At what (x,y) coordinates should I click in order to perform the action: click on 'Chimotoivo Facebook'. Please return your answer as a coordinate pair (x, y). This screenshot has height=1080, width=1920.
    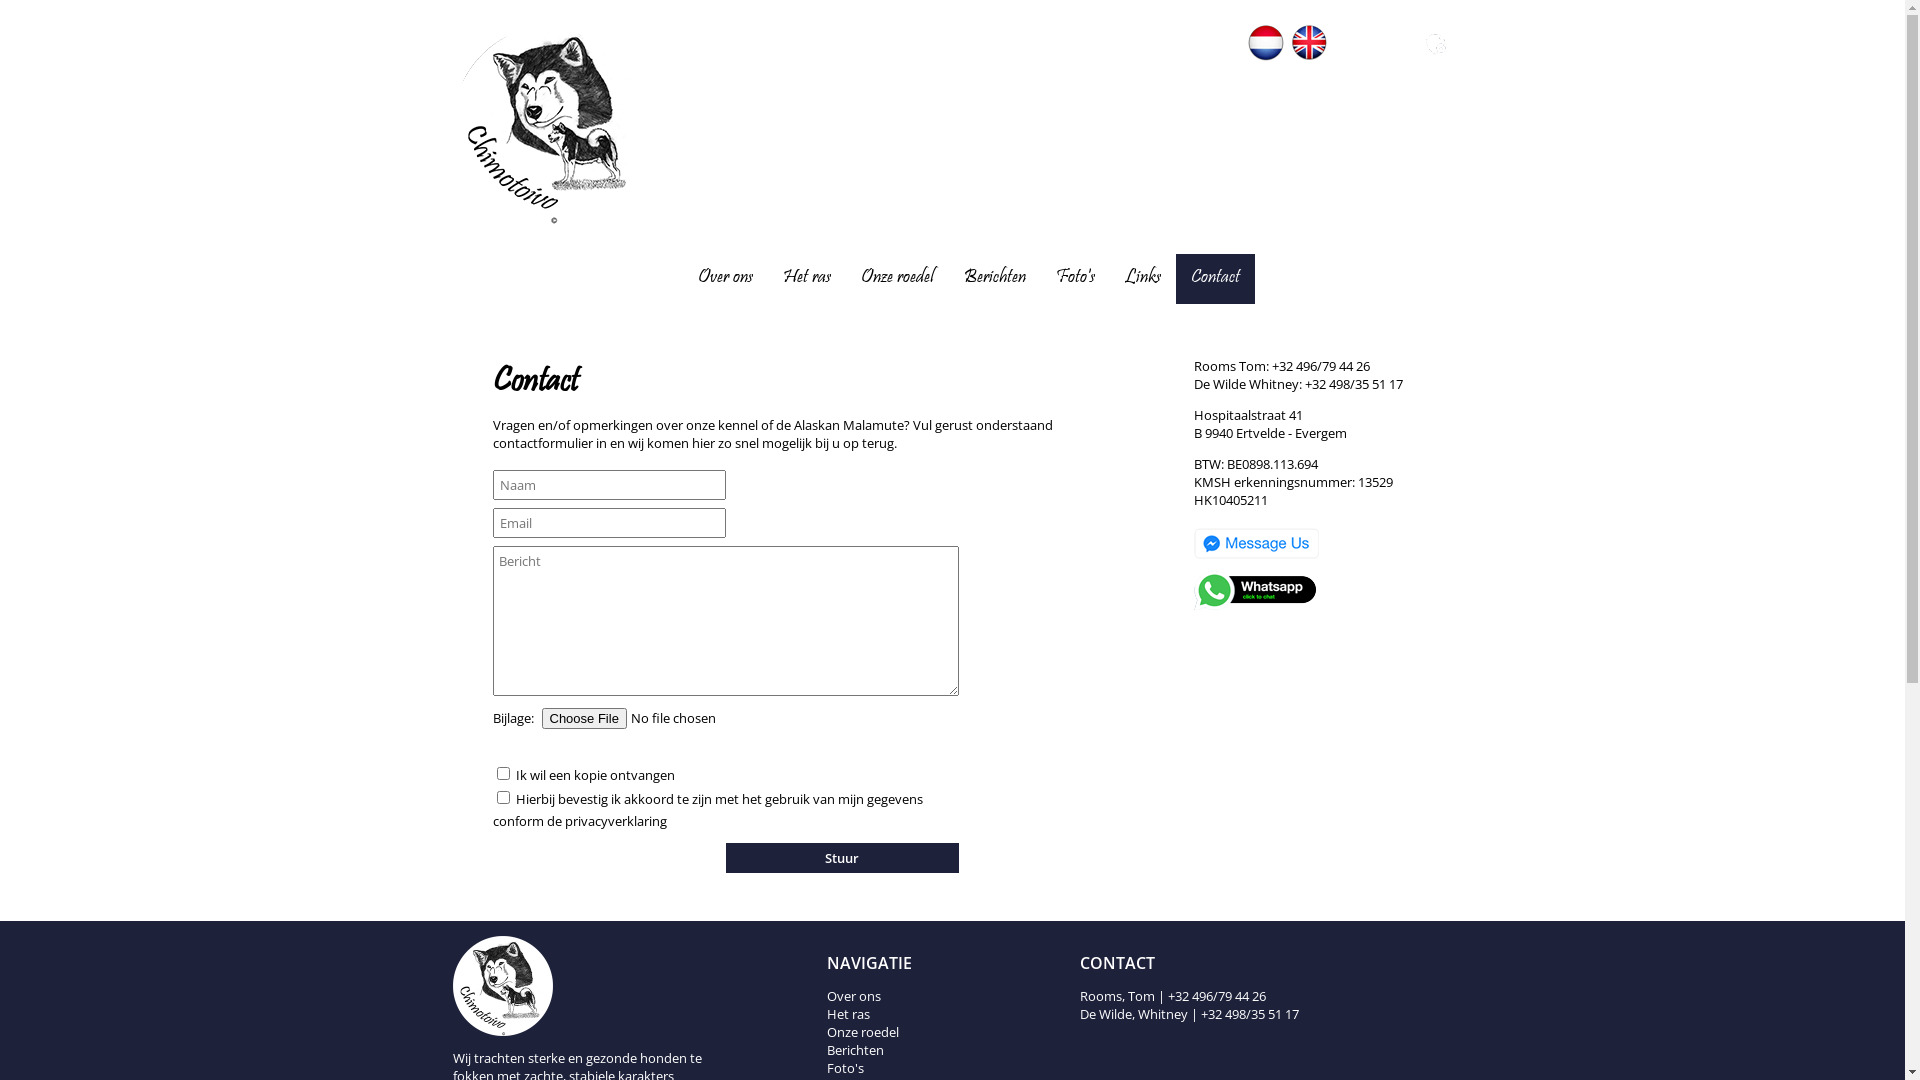
    Looking at the image, I should click on (1350, 55).